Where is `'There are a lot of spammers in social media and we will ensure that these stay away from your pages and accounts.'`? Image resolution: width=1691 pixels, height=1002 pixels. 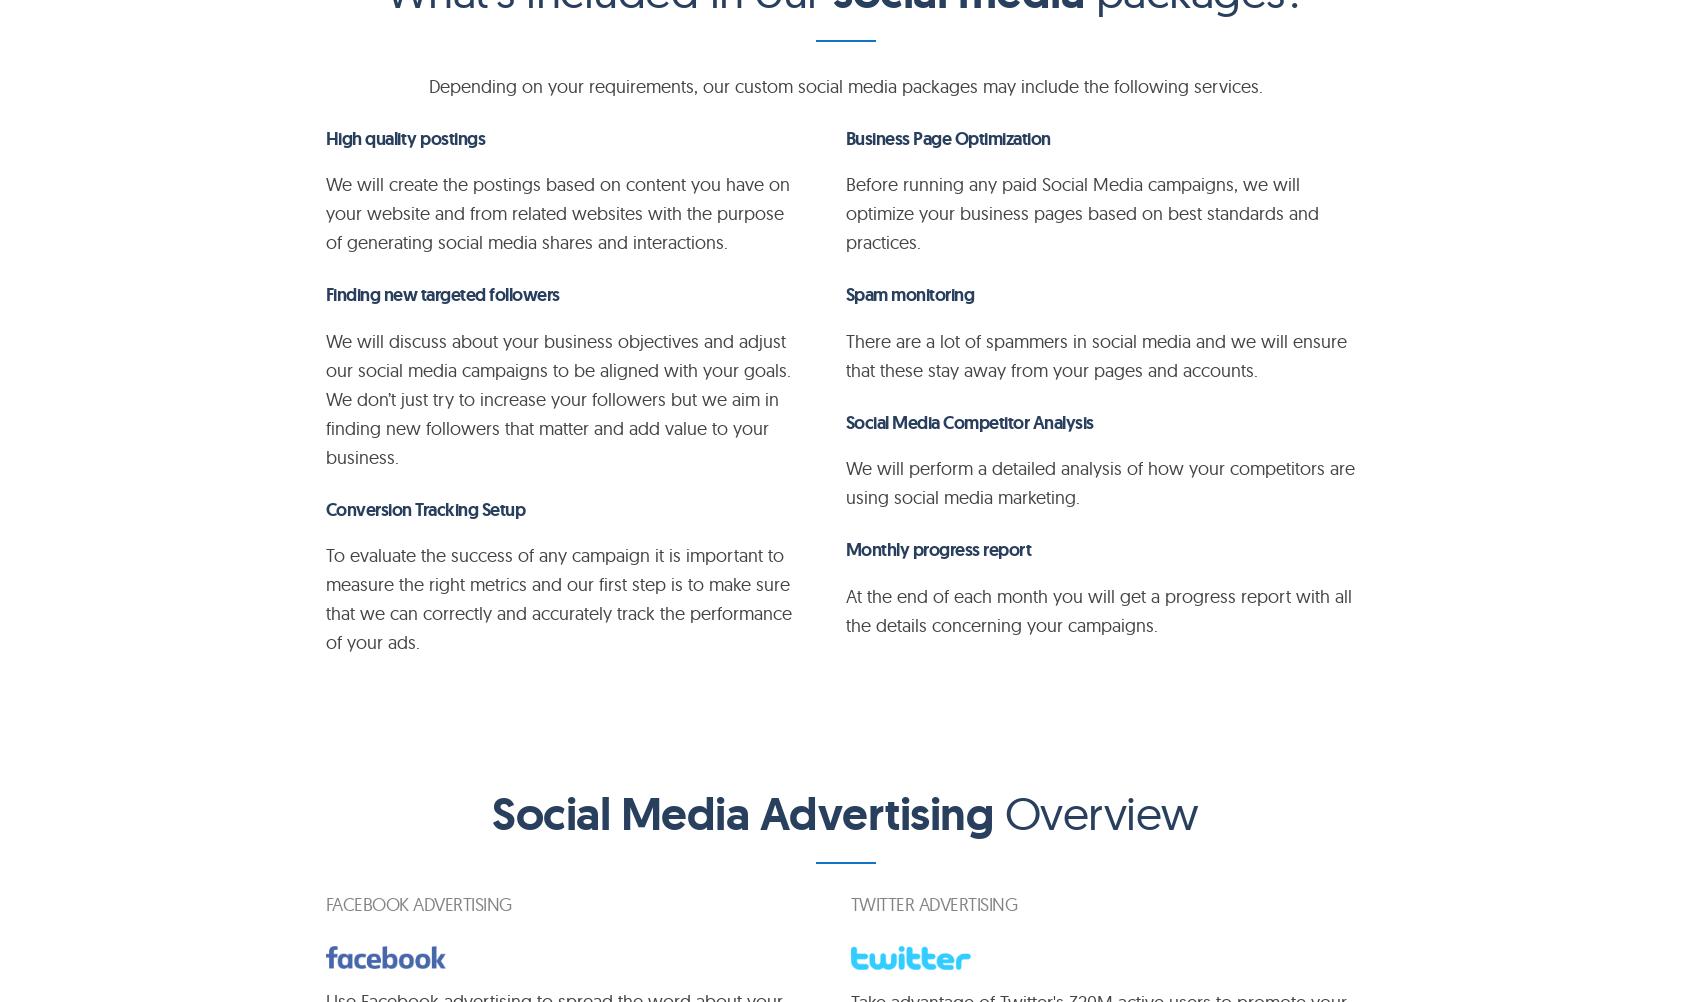 'There are a lot of spammers in social media and we will ensure that these stay away from your pages and accounts.' is located at coordinates (1094, 355).